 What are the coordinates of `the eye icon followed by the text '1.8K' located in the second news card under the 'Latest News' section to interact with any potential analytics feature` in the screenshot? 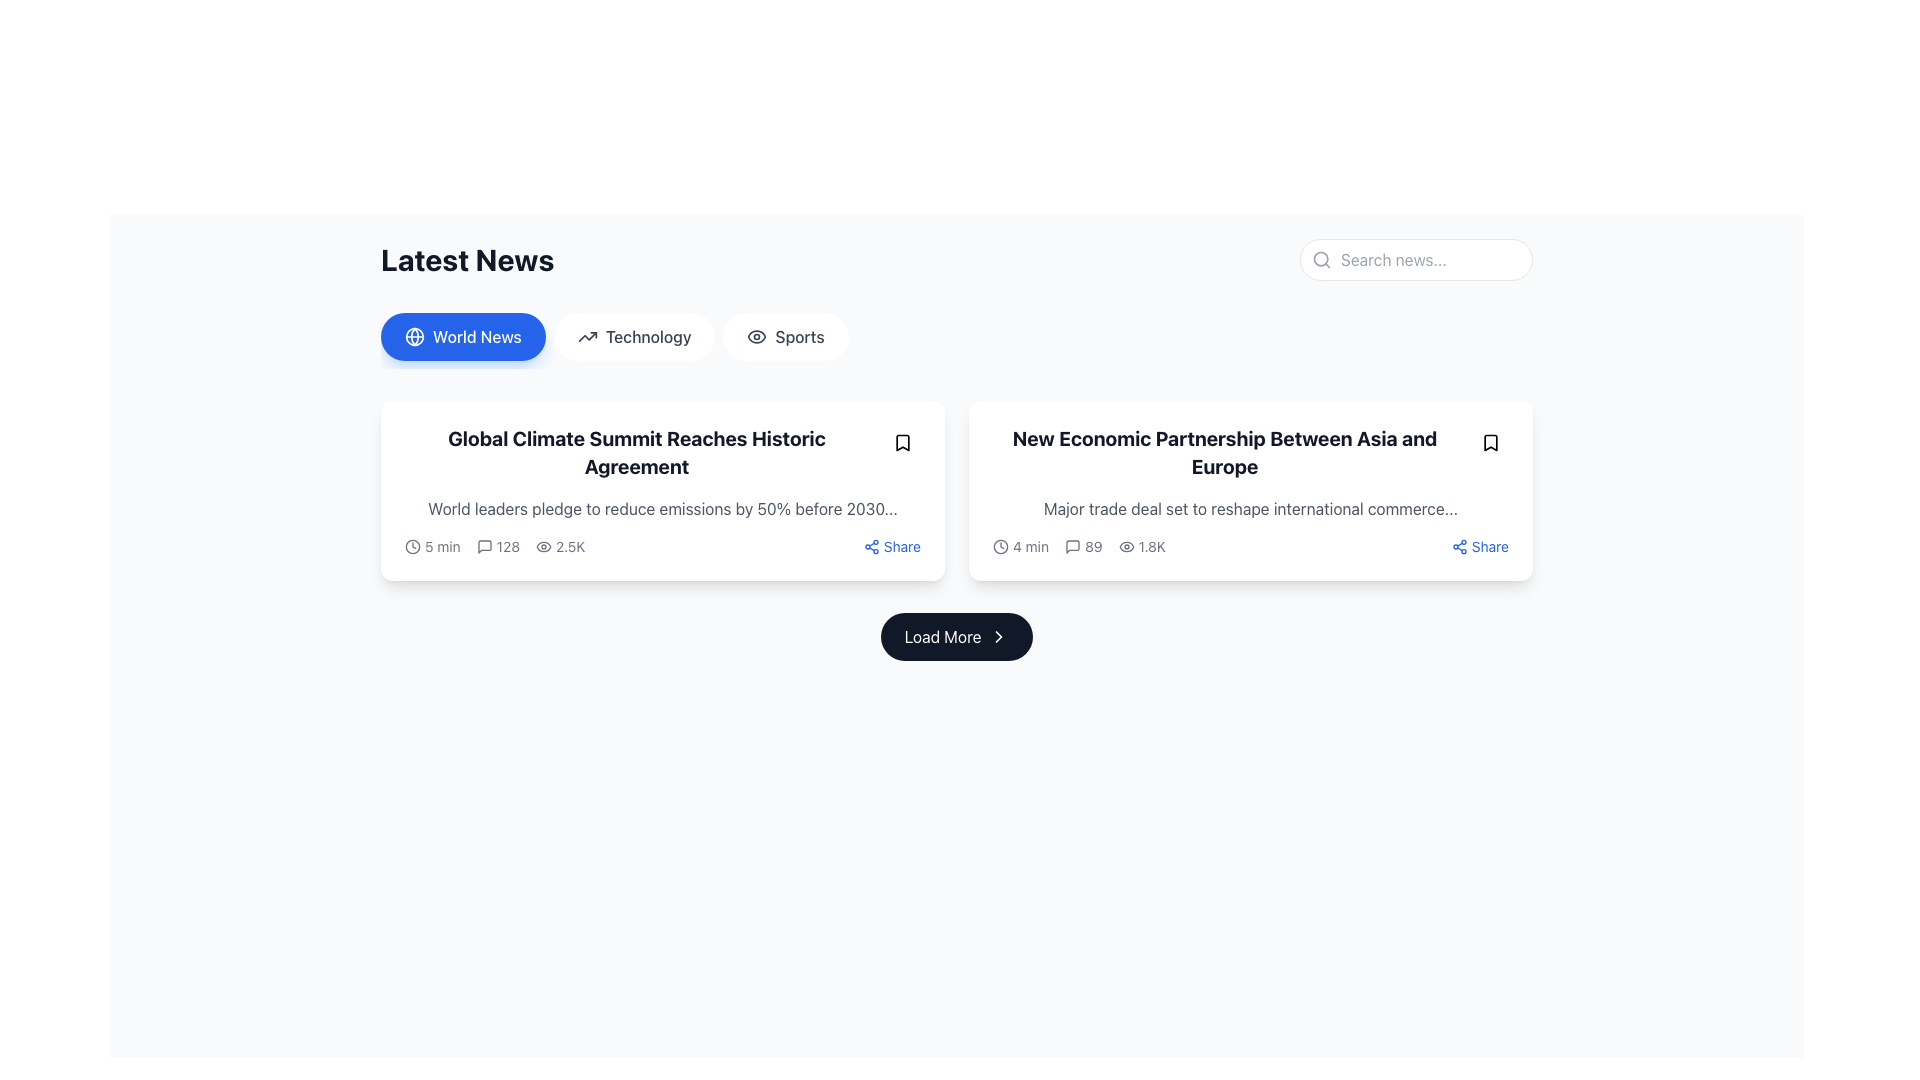 It's located at (1142, 547).